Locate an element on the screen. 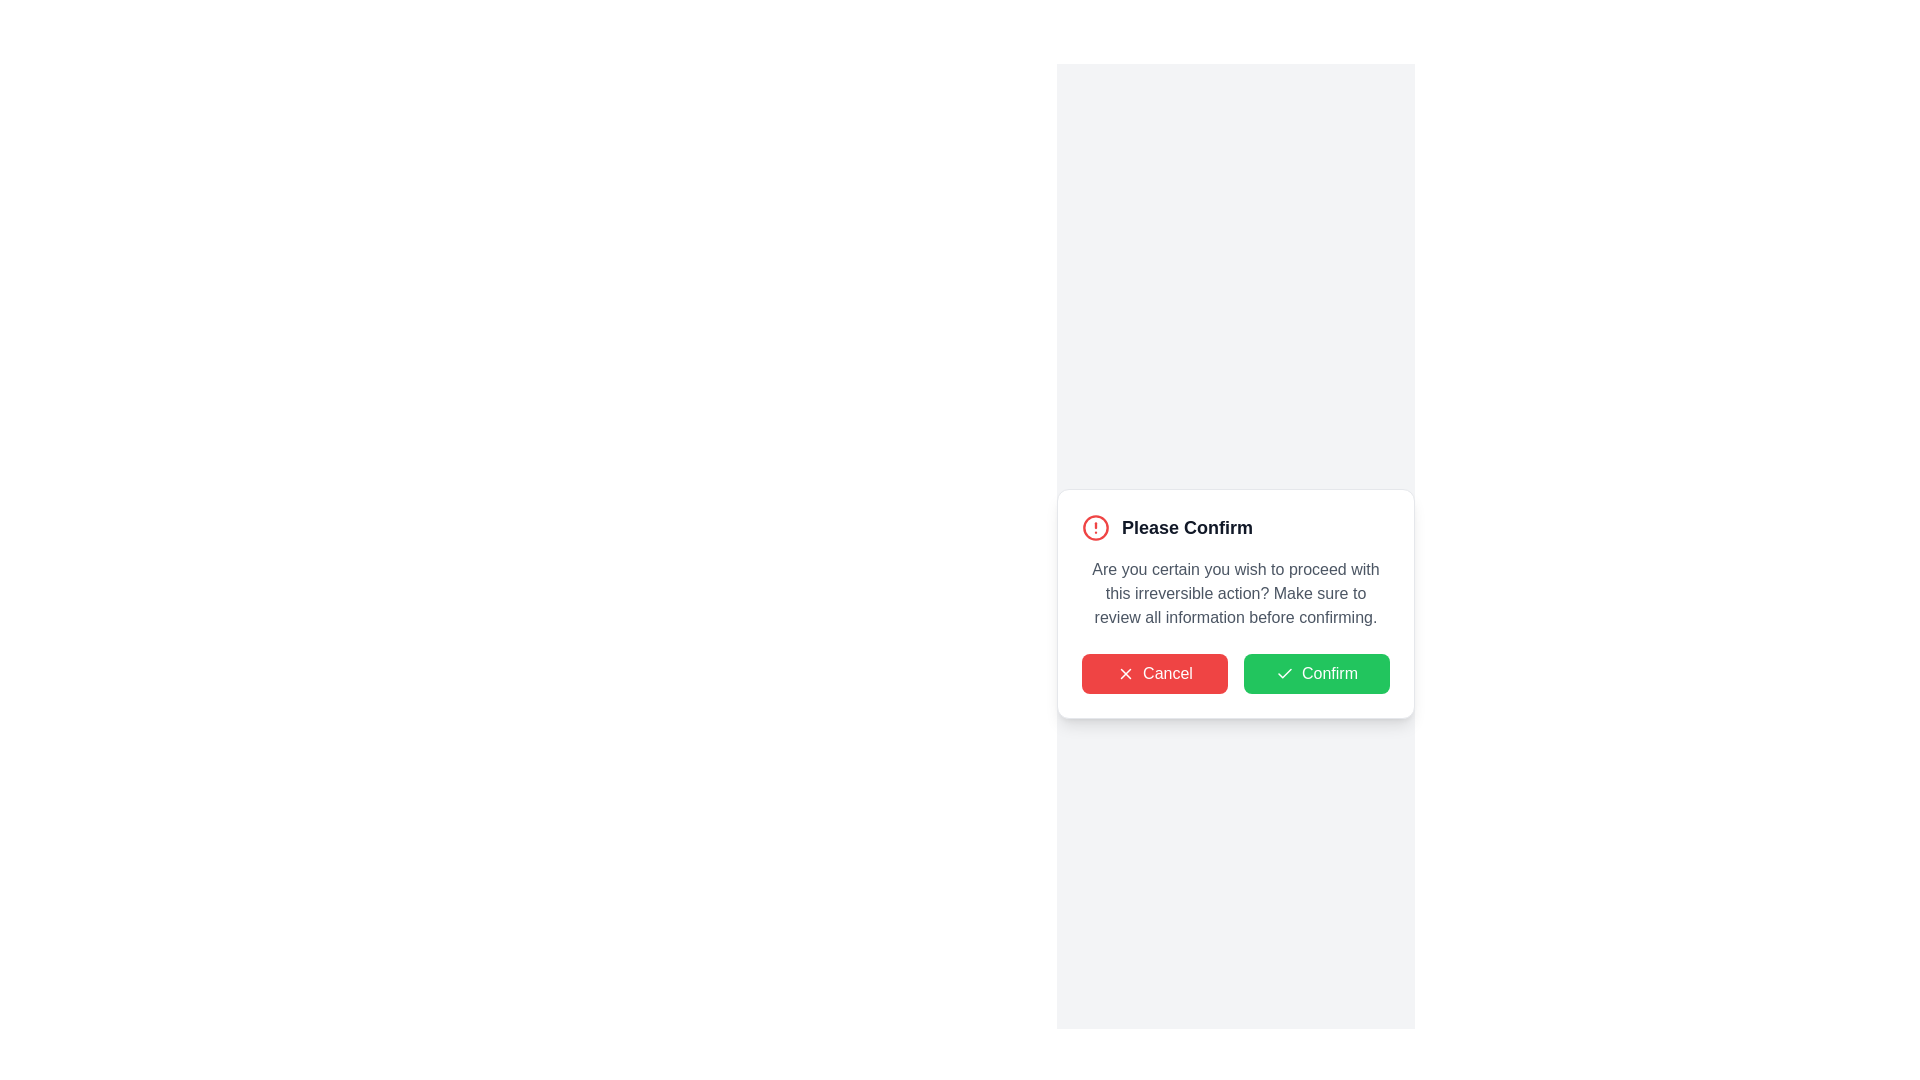  the 'Please Confirm' text label (Heading) displayed in bold and large font size within the confirmation dialog interface is located at coordinates (1187, 527).